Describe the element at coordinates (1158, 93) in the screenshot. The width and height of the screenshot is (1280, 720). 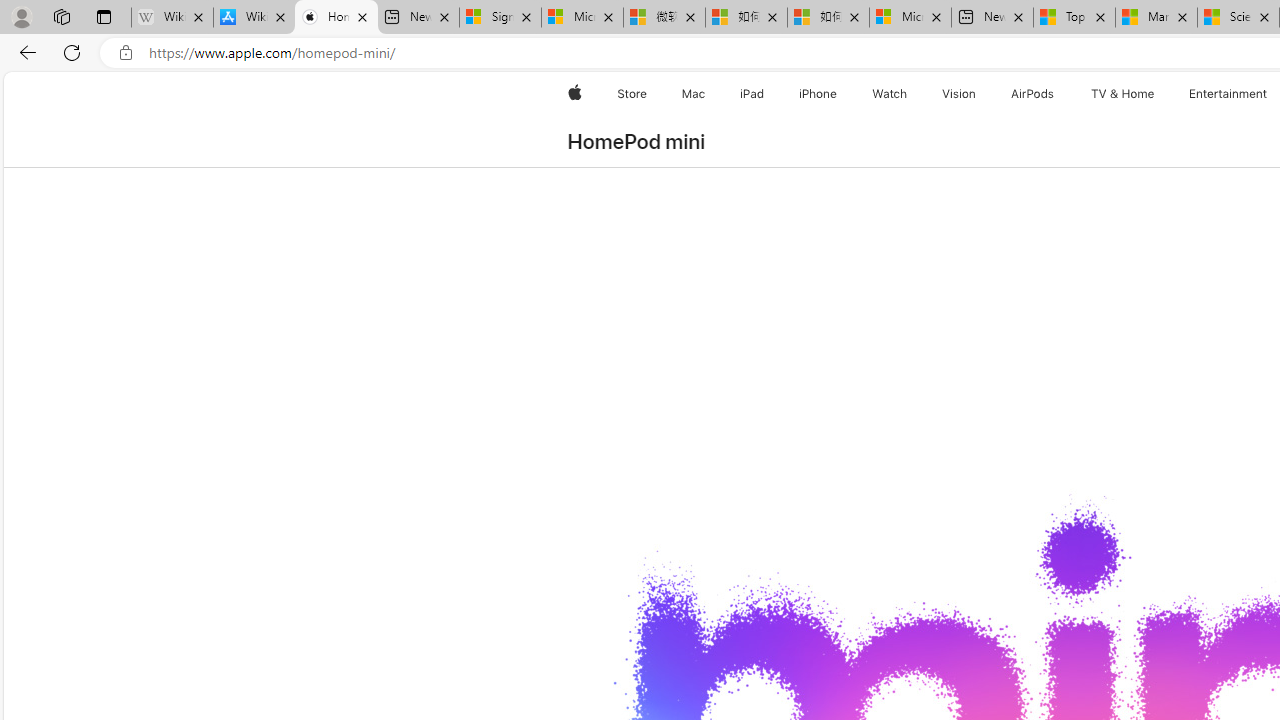
I see `'TV and Home menu'` at that location.